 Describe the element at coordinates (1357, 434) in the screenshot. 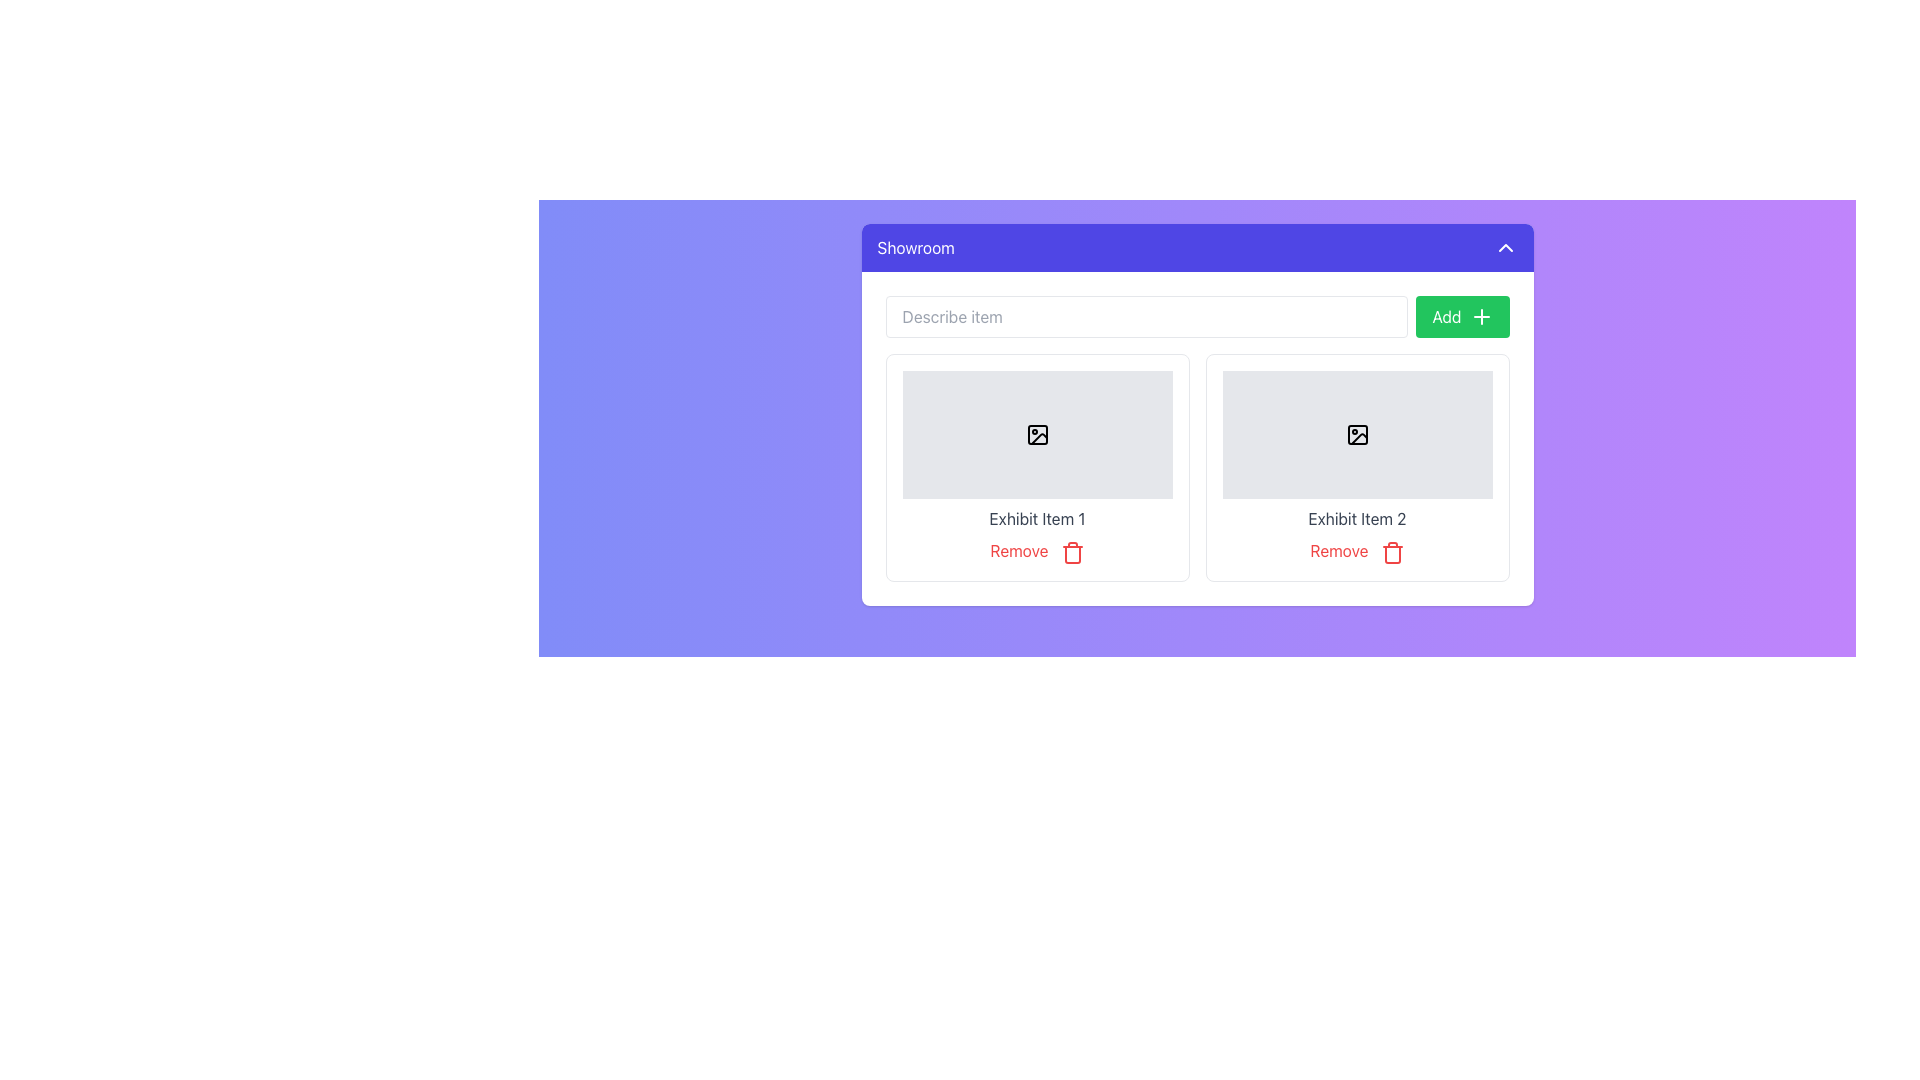

I see `the minimalist image placeholder icon located in the second position of the horizontally aligned grid layout, which has a light gray background` at that location.